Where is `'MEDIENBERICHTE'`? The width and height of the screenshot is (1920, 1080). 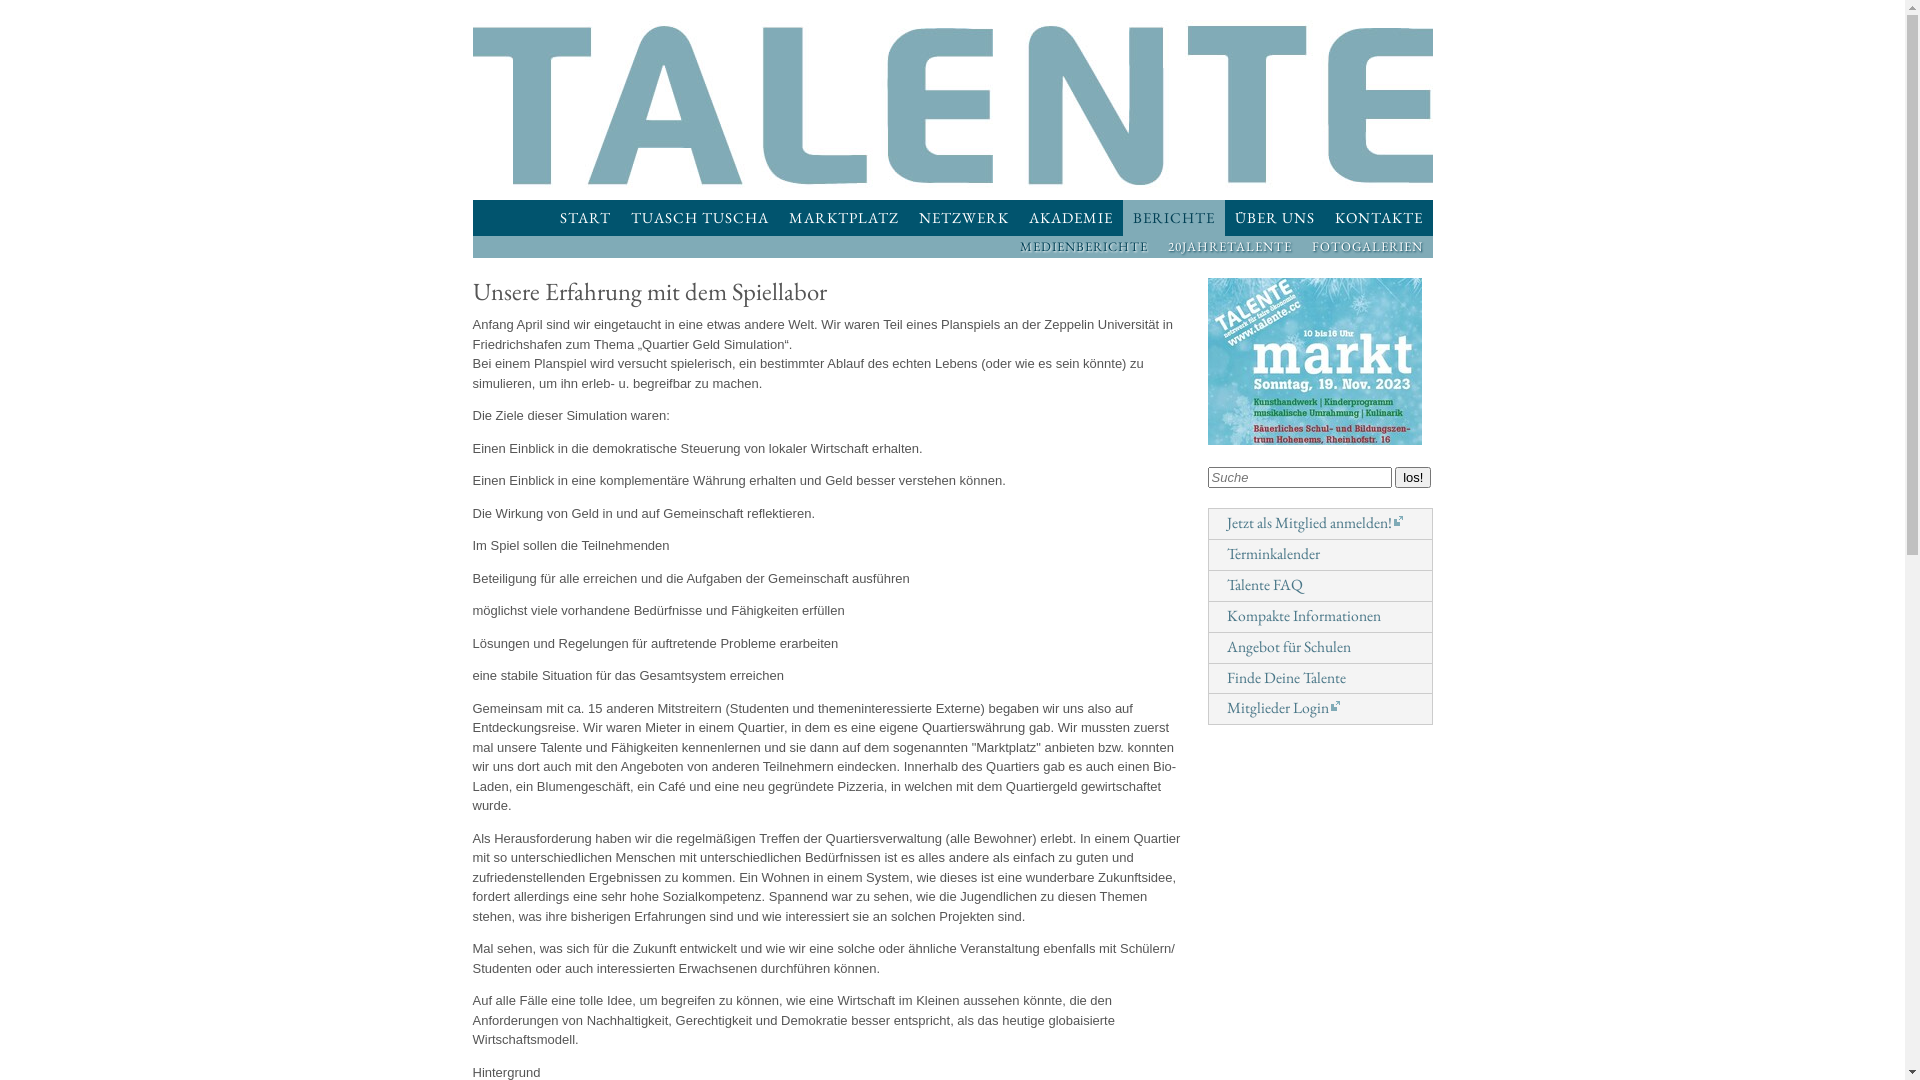 'MEDIENBERICHTE' is located at coordinates (1083, 245).